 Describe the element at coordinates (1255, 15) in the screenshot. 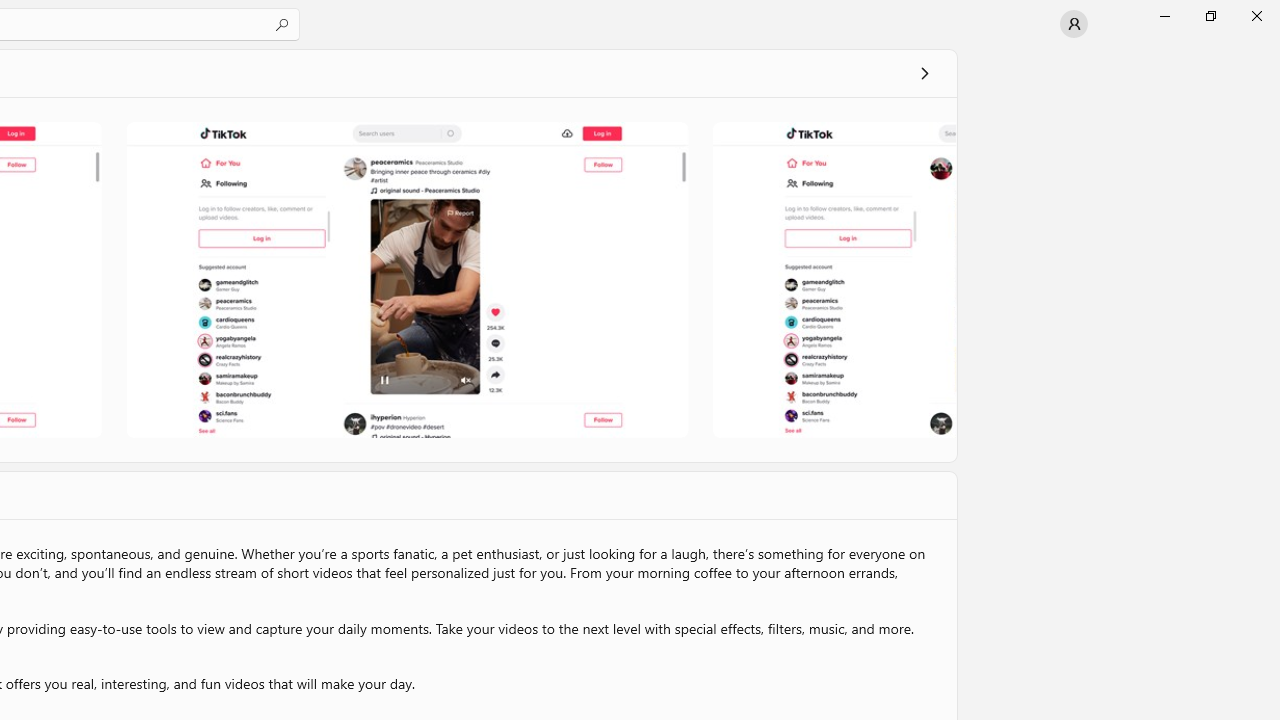

I see `'Close Microsoft Store'` at that location.